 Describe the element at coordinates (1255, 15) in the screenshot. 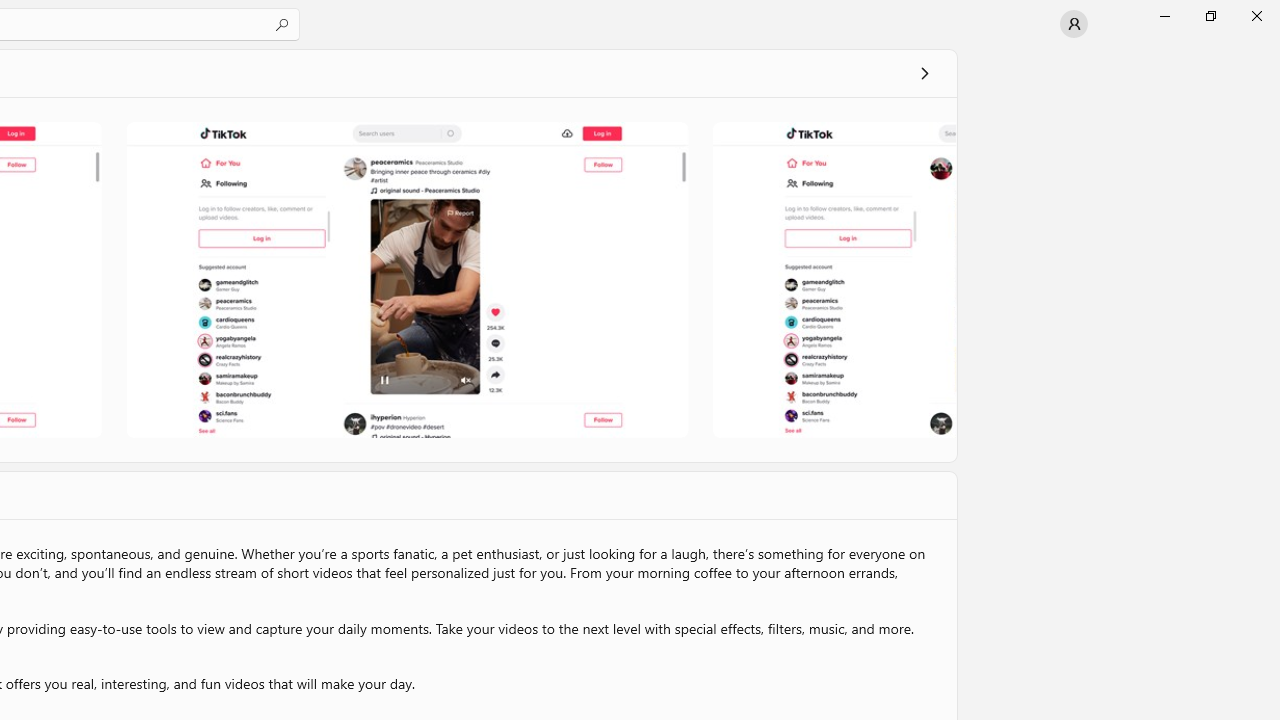

I see `'Close Microsoft Store'` at that location.